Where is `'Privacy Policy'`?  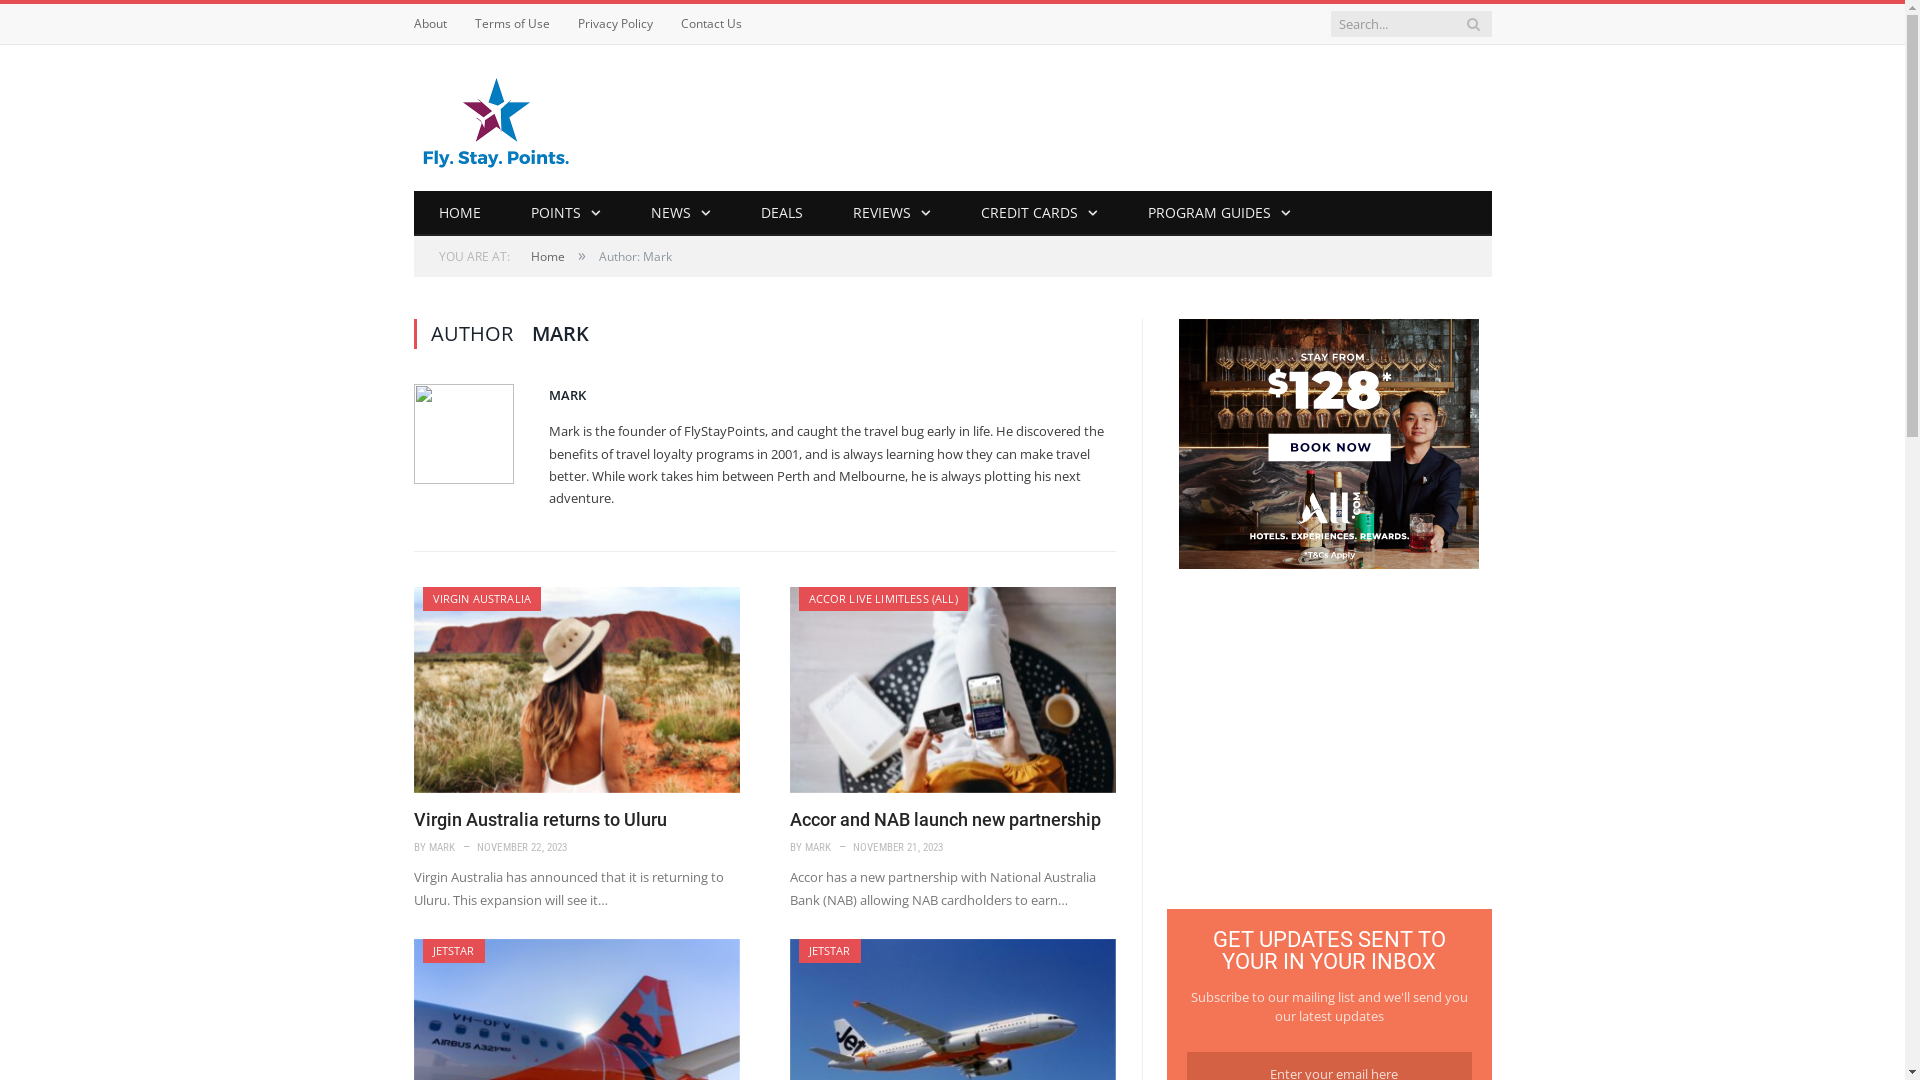
'Privacy Policy' is located at coordinates (576, 23).